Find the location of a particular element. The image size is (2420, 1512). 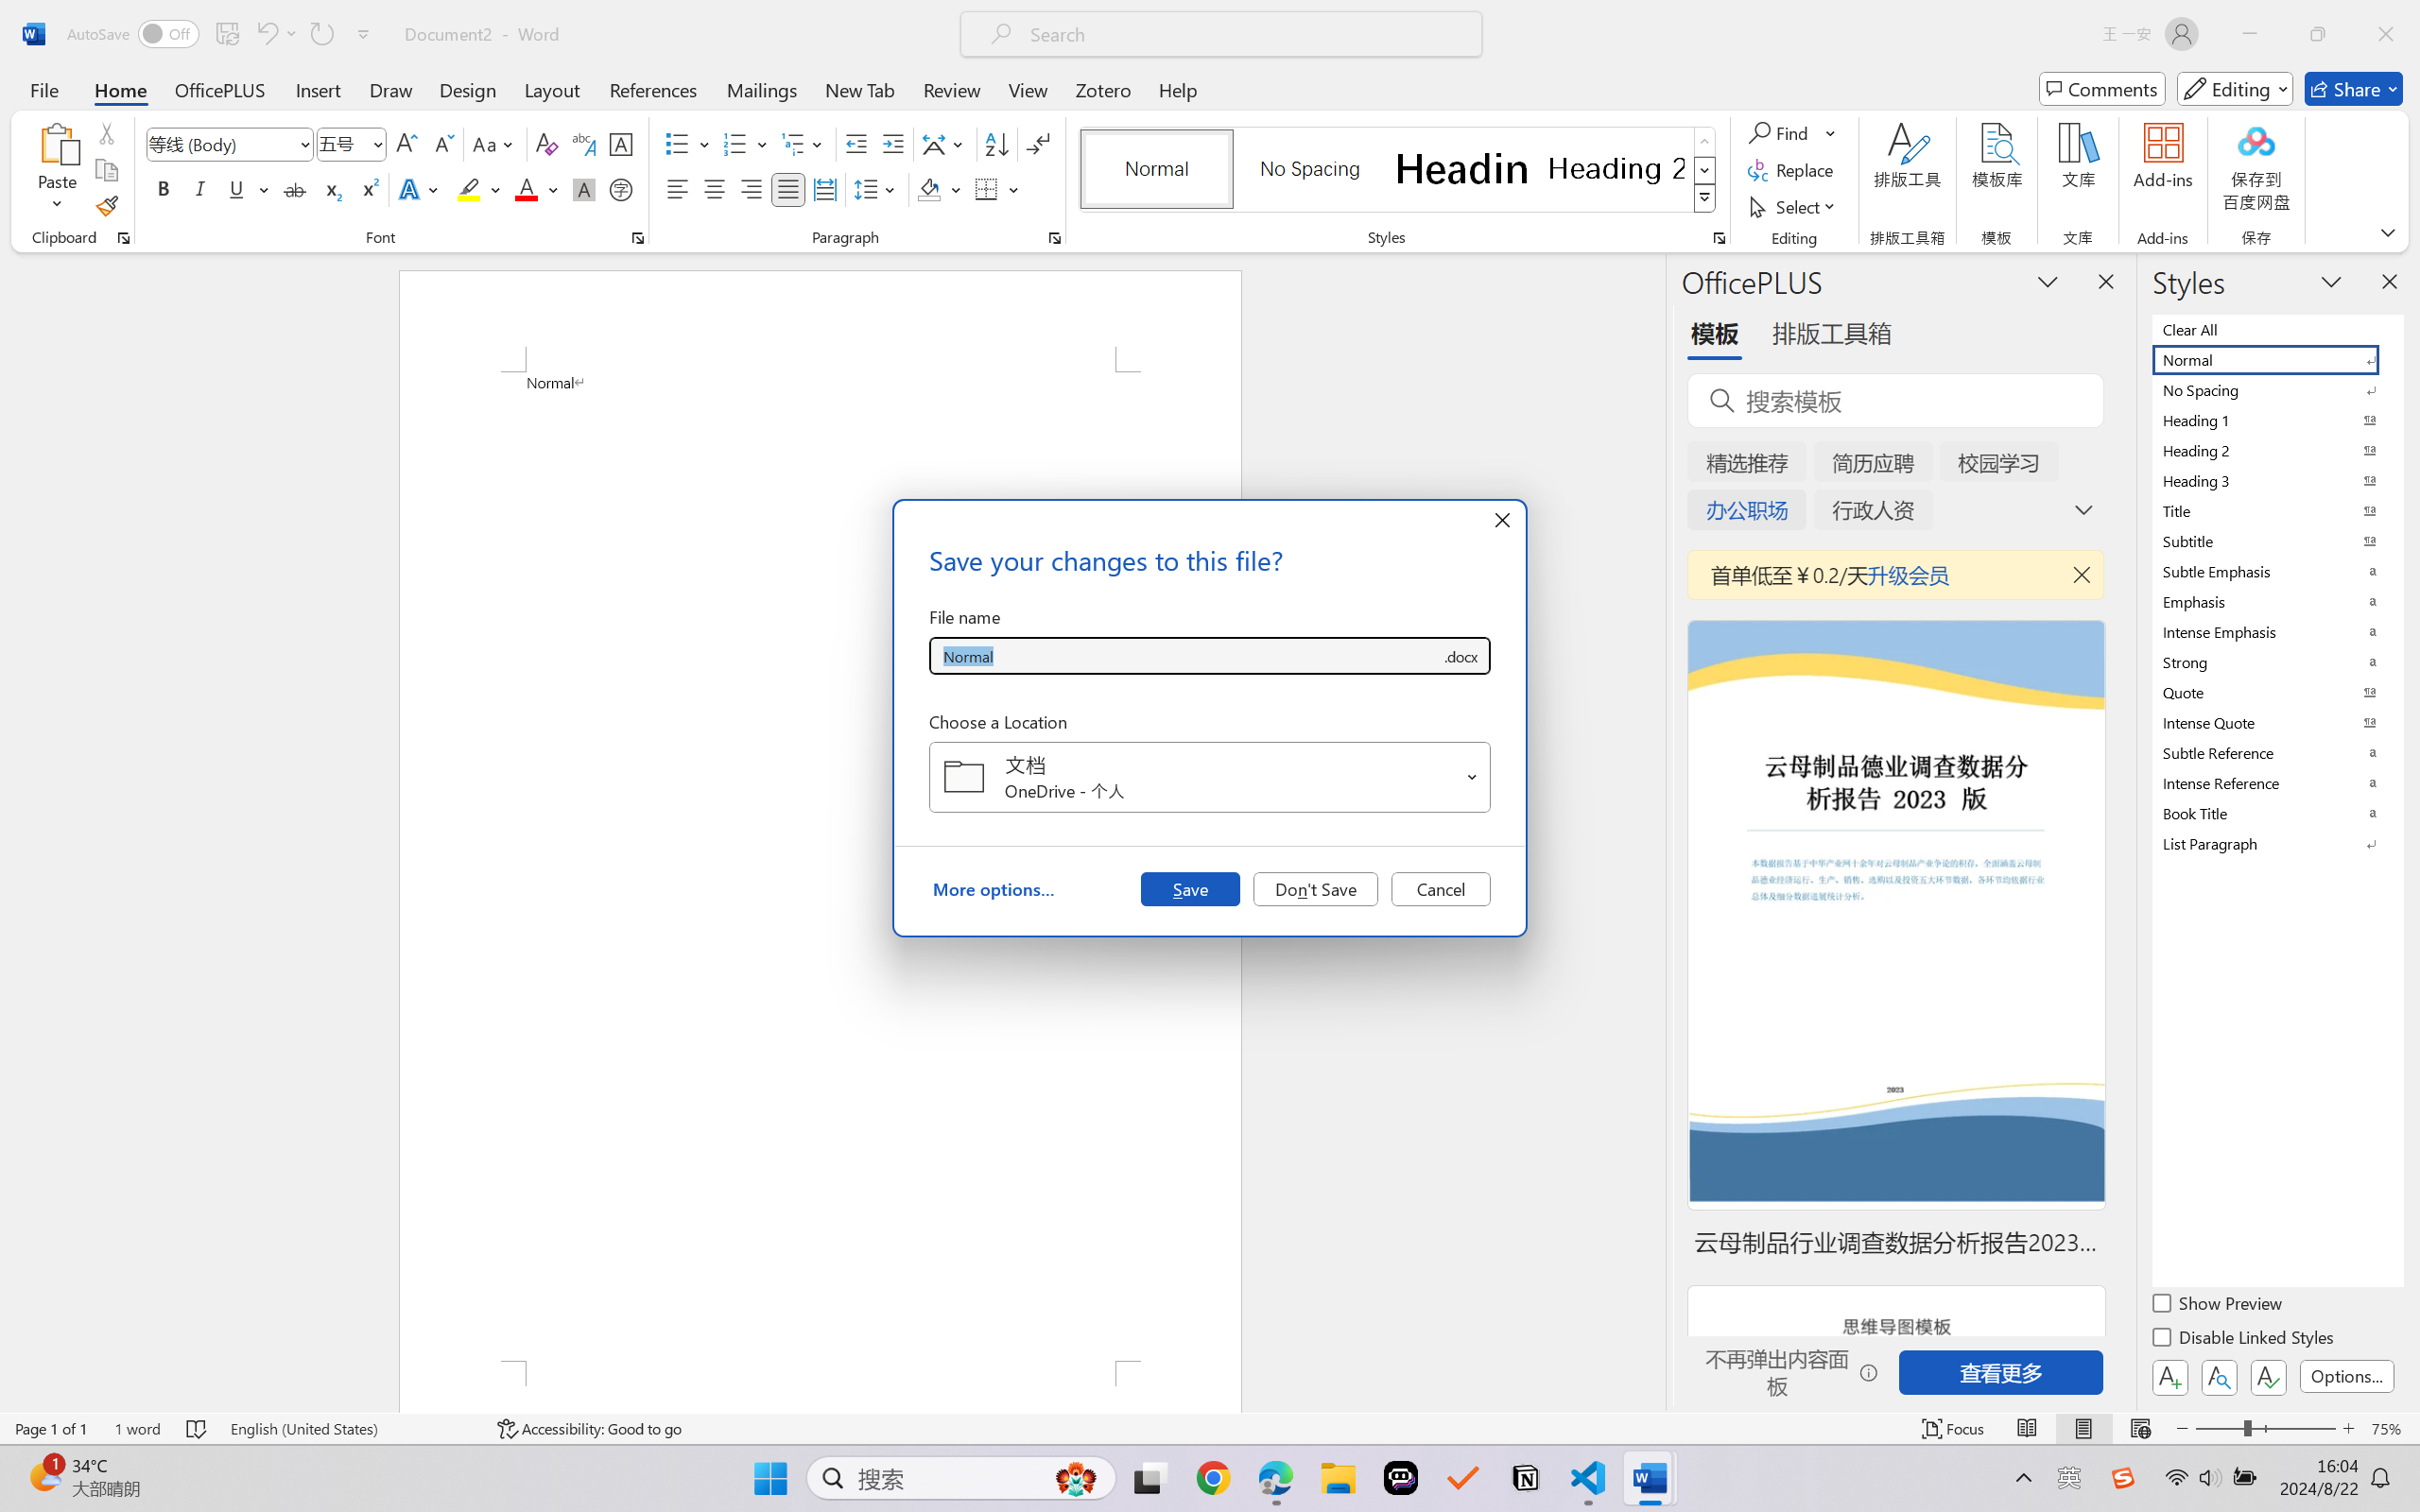

'Undo Apply Quick Style' is located at coordinates (265, 33).